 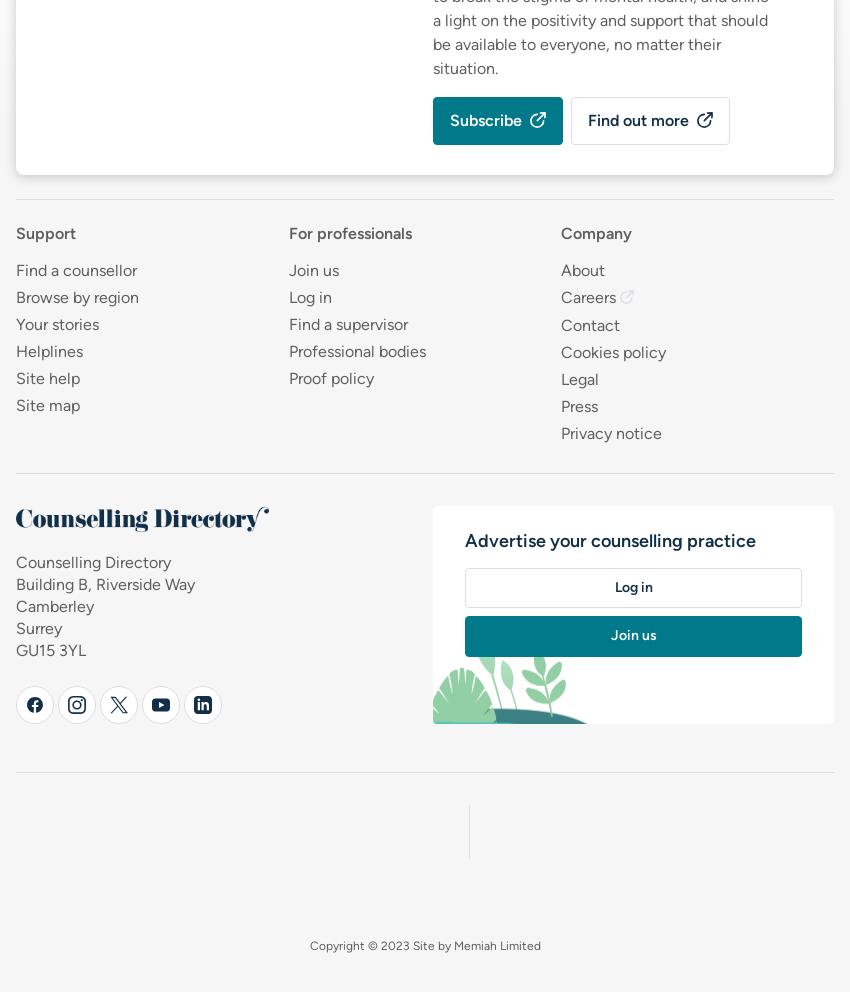 I want to click on 'Careers', so click(x=588, y=296).